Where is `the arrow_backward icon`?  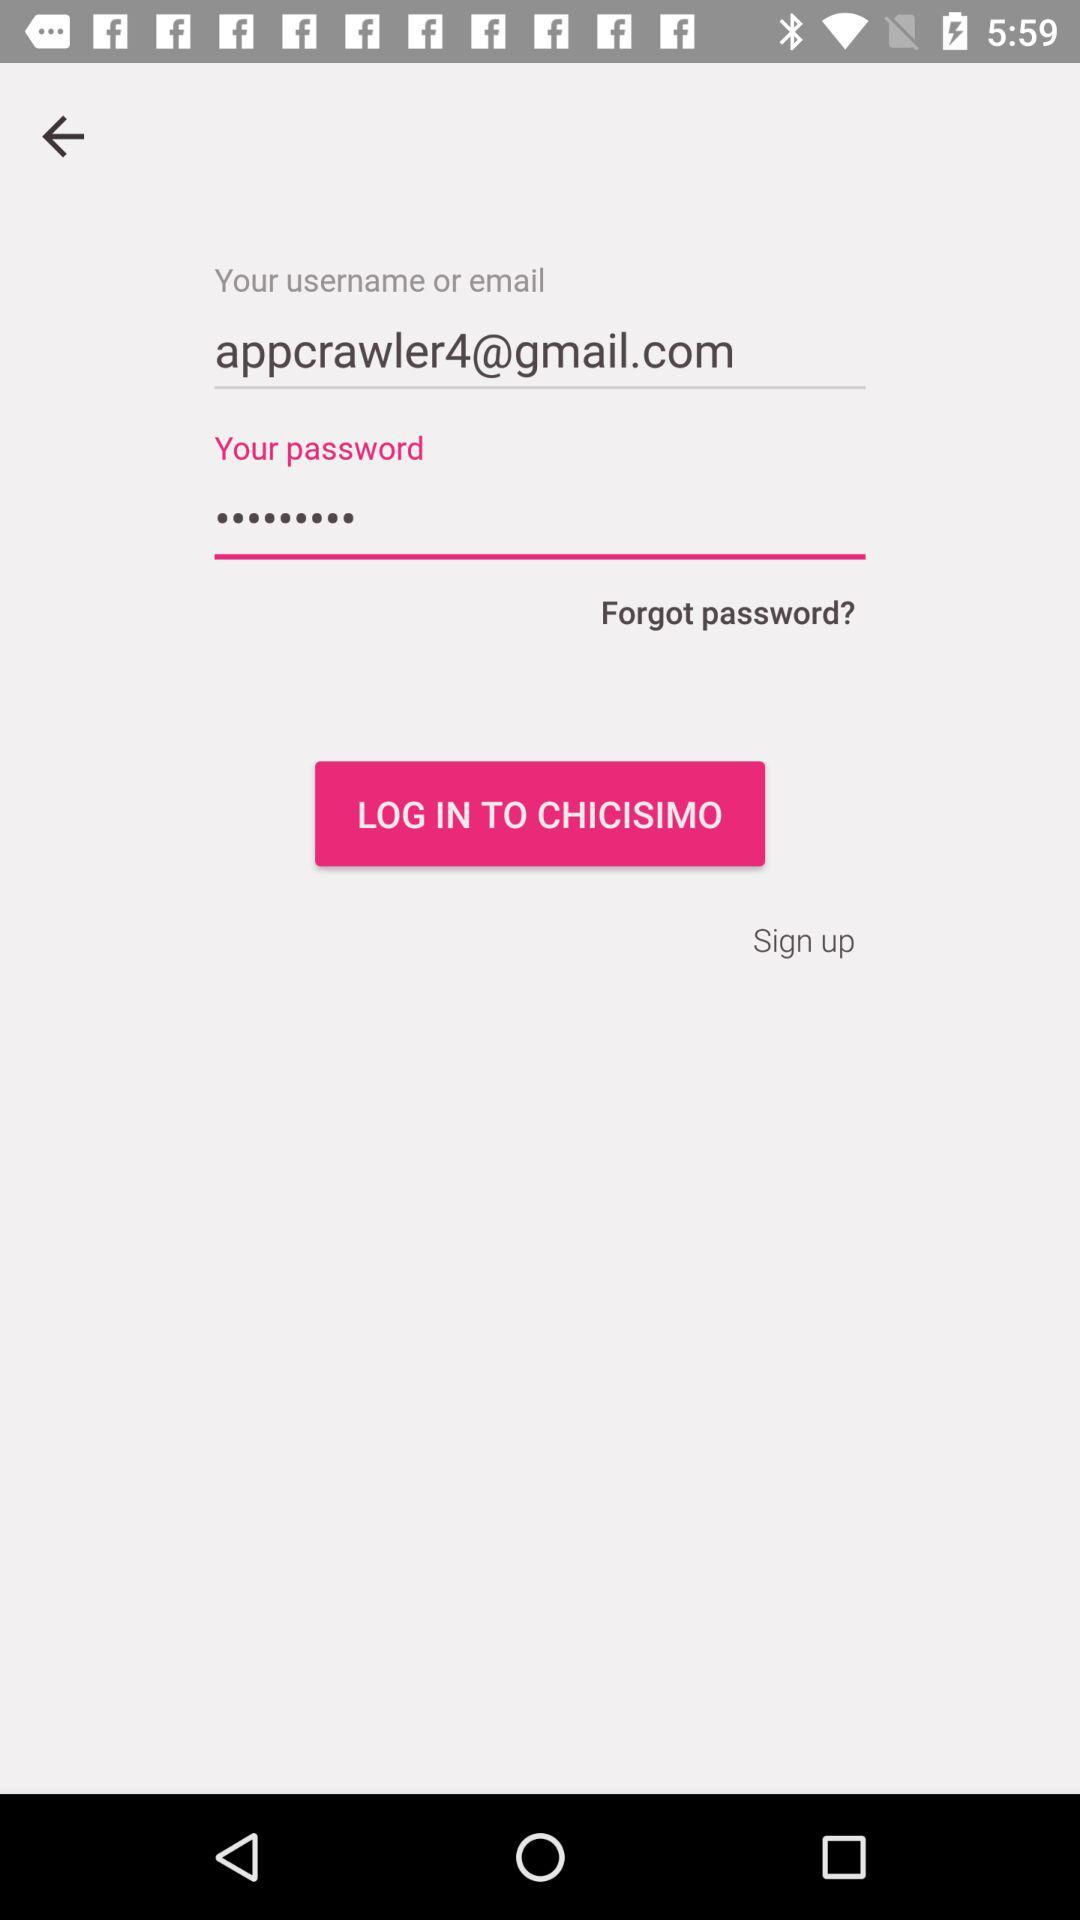 the arrow_backward icon is located at coordinates (61, 135).